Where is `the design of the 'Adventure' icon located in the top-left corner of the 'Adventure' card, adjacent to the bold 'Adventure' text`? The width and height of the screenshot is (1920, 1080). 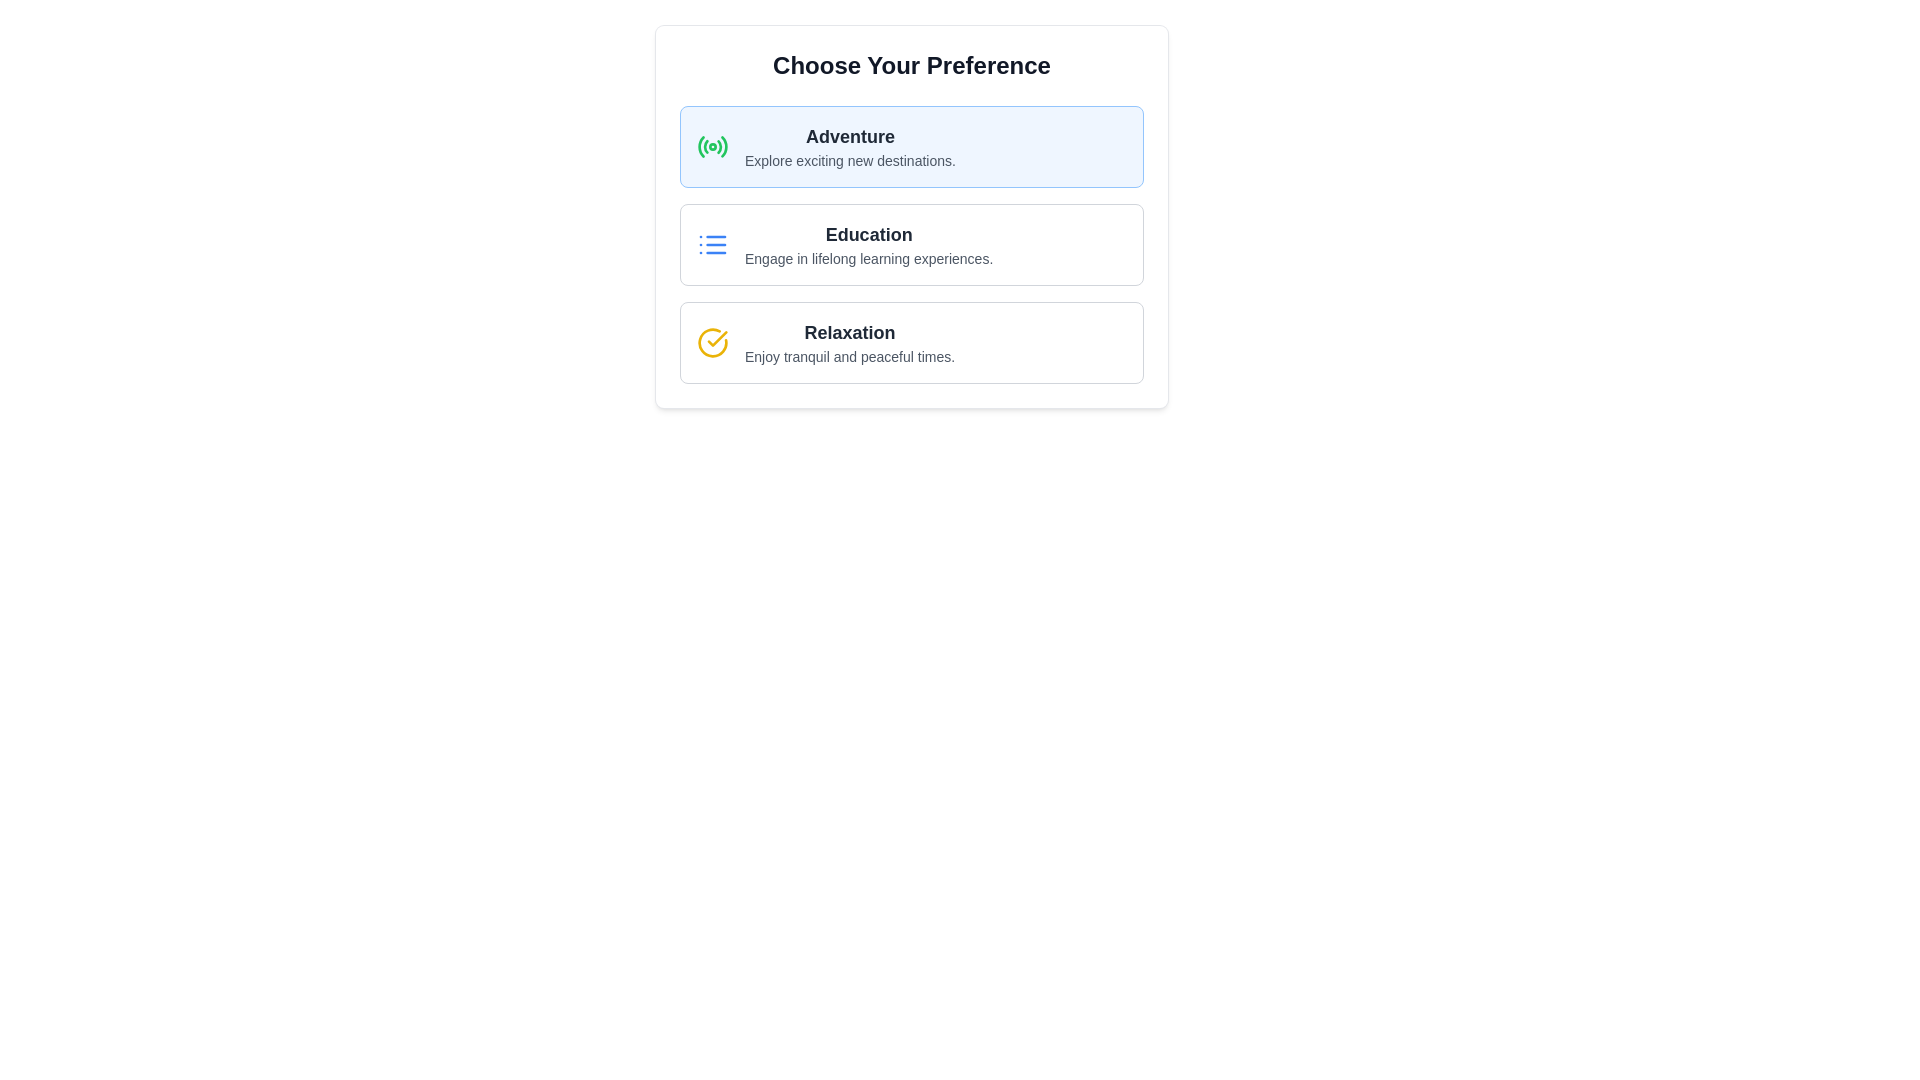 the design of the 'Adventure' icon located in the top-left corner of the 'Adventure' card, adjacent to the bold 'Adventure' text is located at coordinates (713, 145).